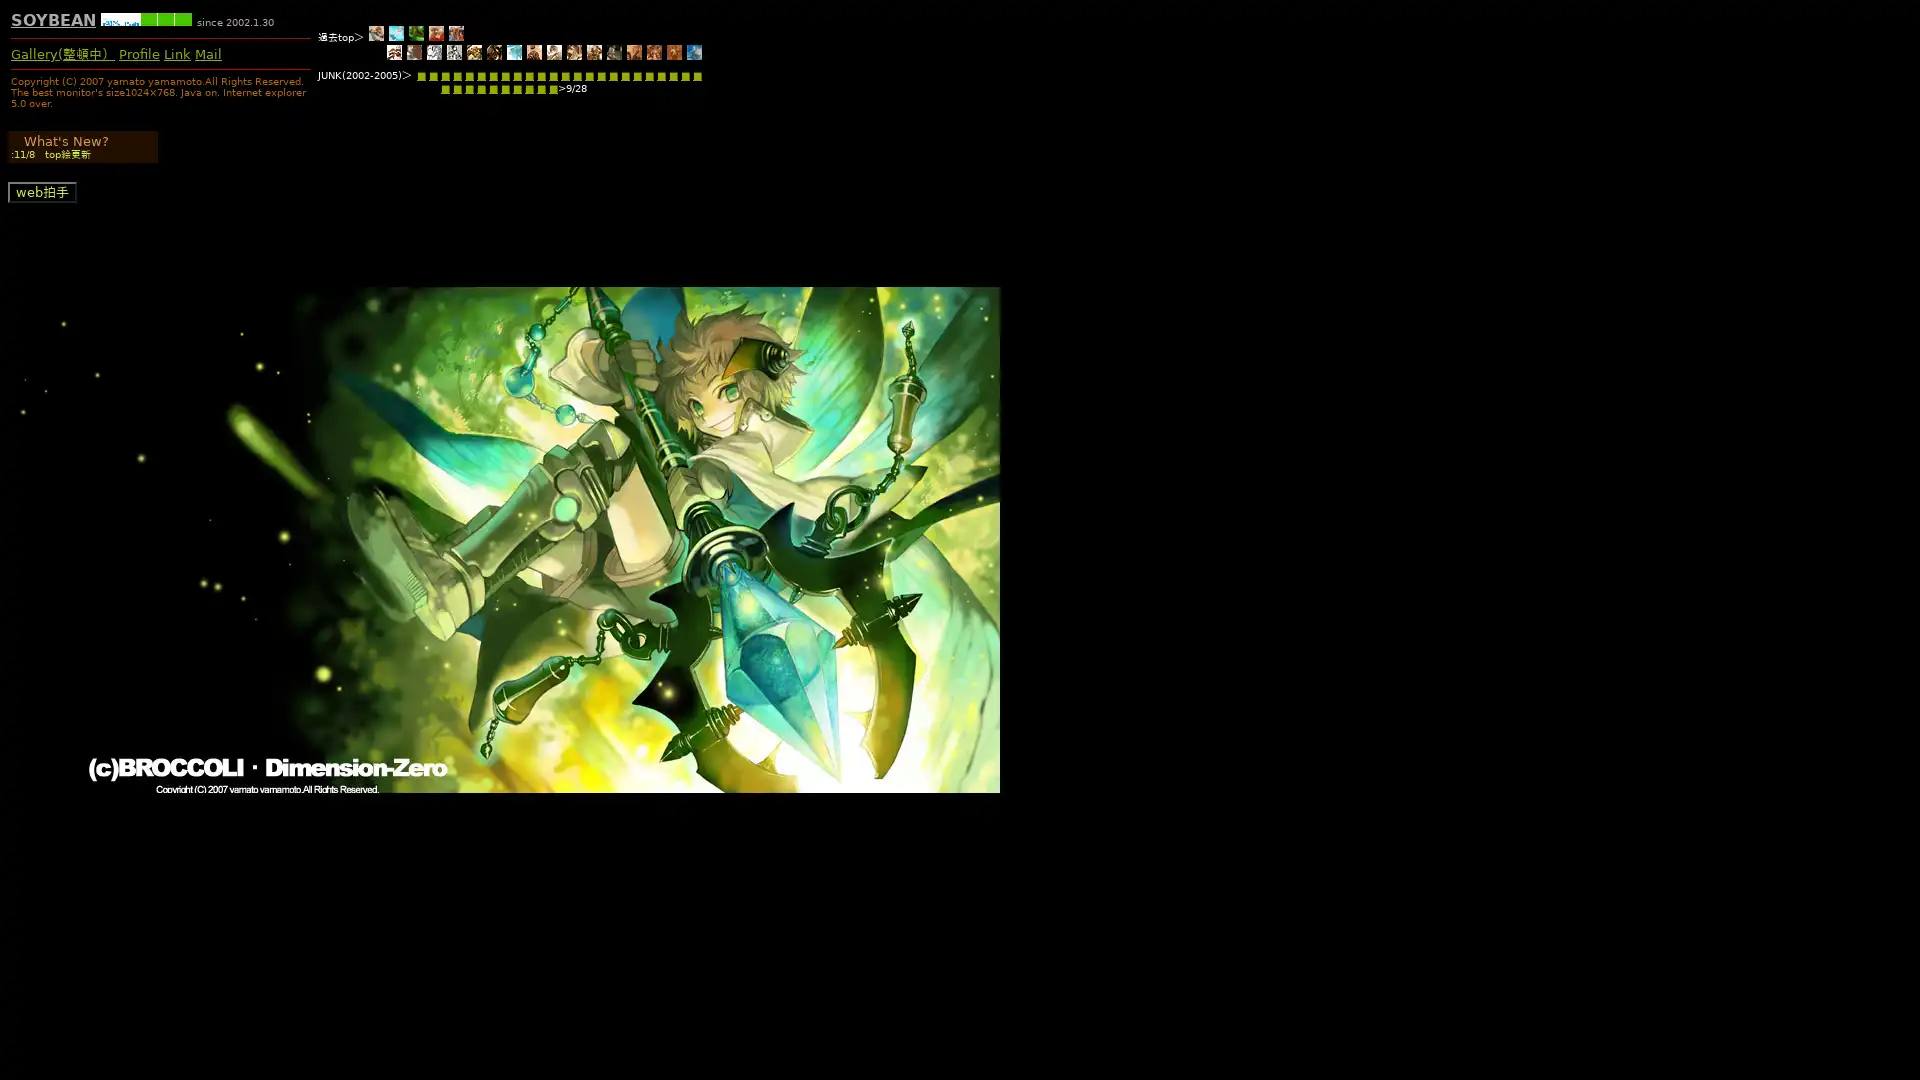 The height and width of the screenshot is (1080, 1920). What do you see at coordinates (42, 192) in the screenshot?
I see `web` at bounding box center [42, 192].